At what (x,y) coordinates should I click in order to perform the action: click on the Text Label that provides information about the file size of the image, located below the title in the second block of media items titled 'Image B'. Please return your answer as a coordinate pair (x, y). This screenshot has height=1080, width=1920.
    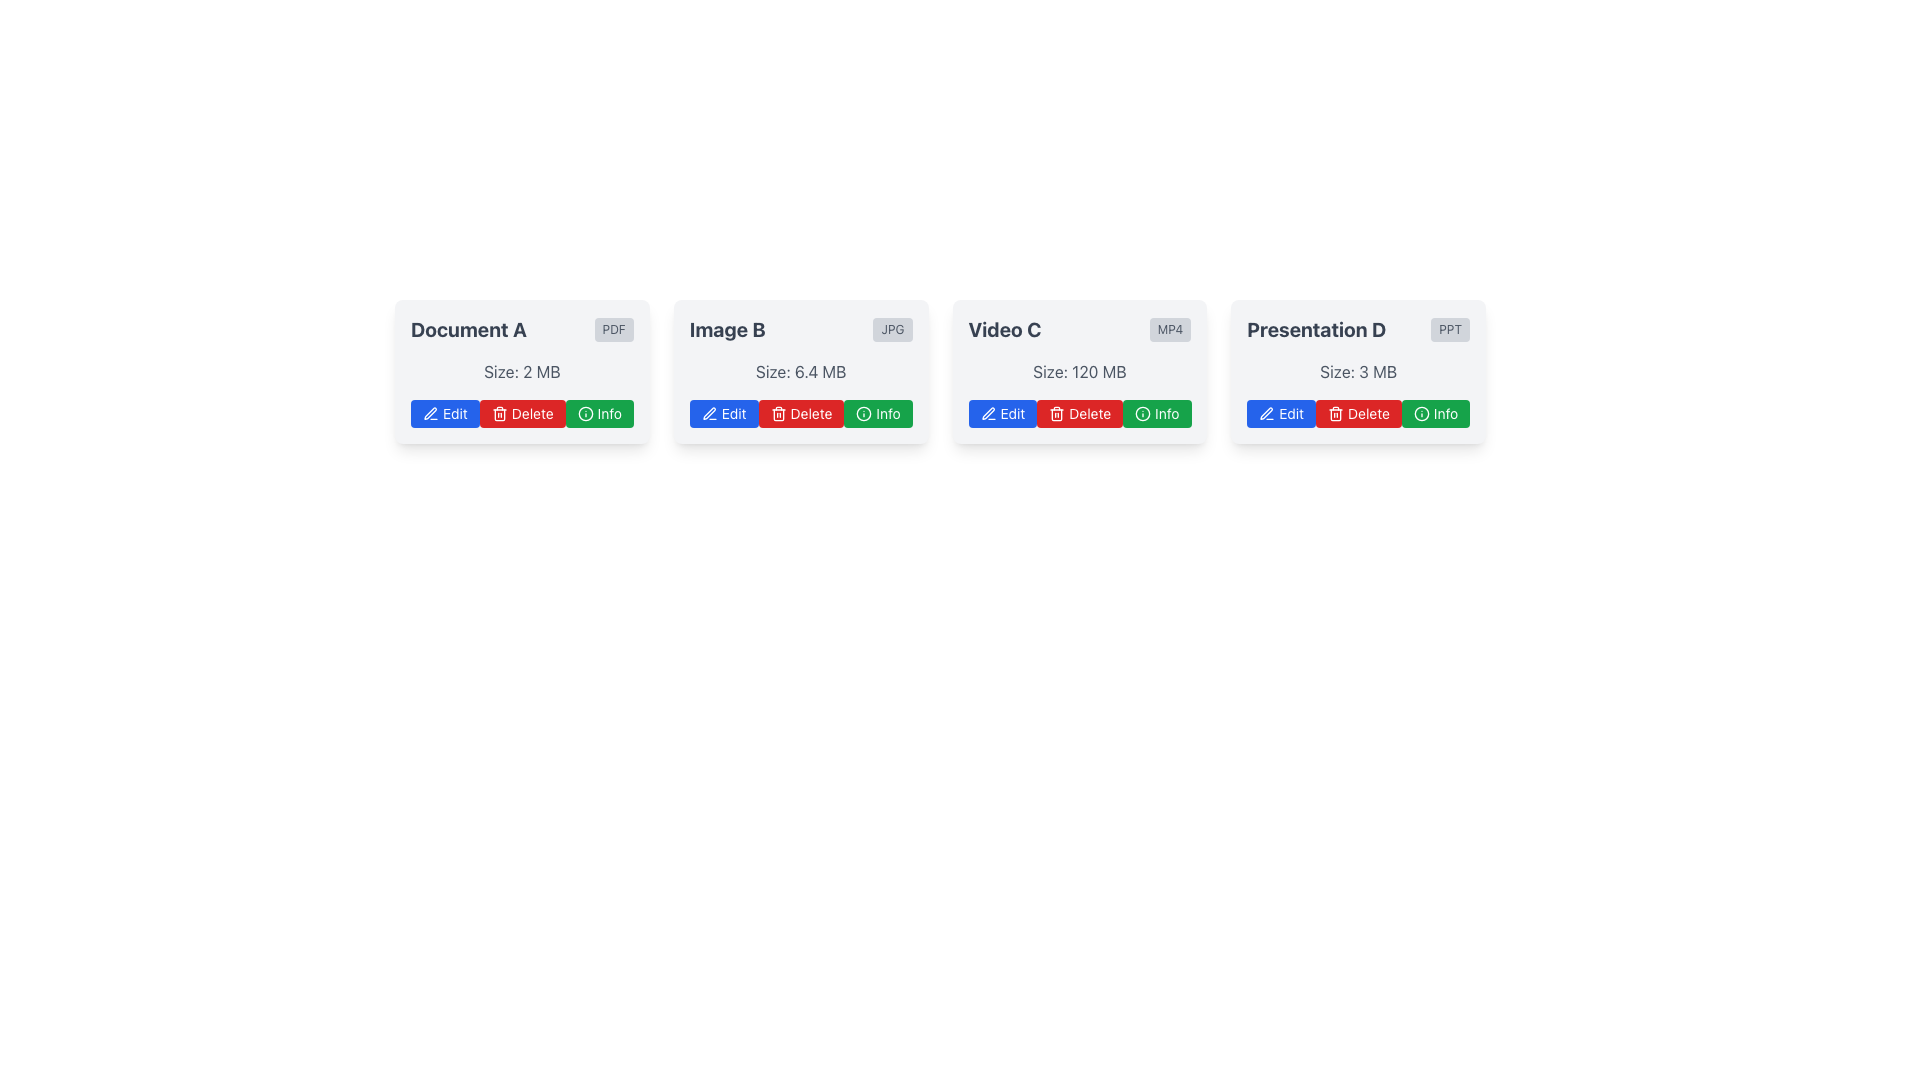
    Looking at the image, I should click on (801, 371).